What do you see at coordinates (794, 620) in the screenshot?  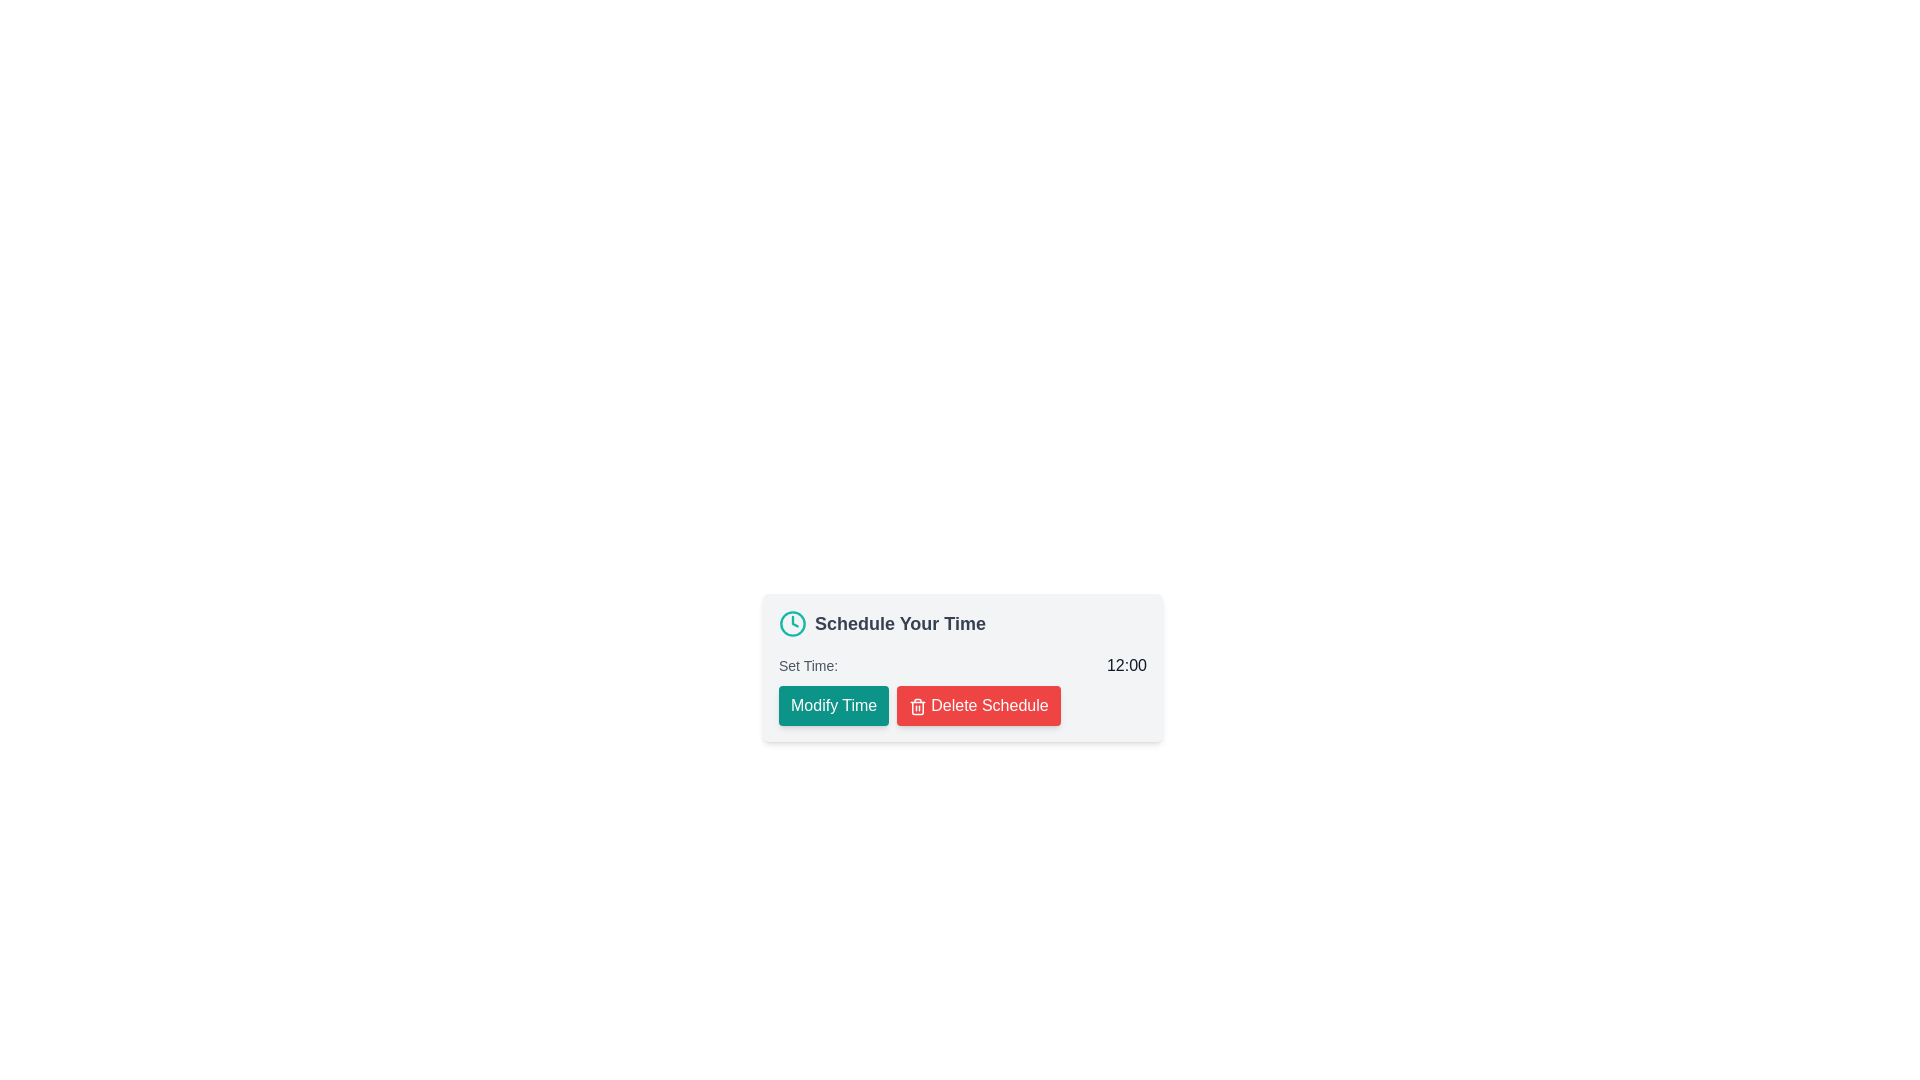 I see `the polygonal icon resembling a short arrow that indicates time on the clock graphic, located at the center of the clock's circular outline` at bounding box center [794, 620].